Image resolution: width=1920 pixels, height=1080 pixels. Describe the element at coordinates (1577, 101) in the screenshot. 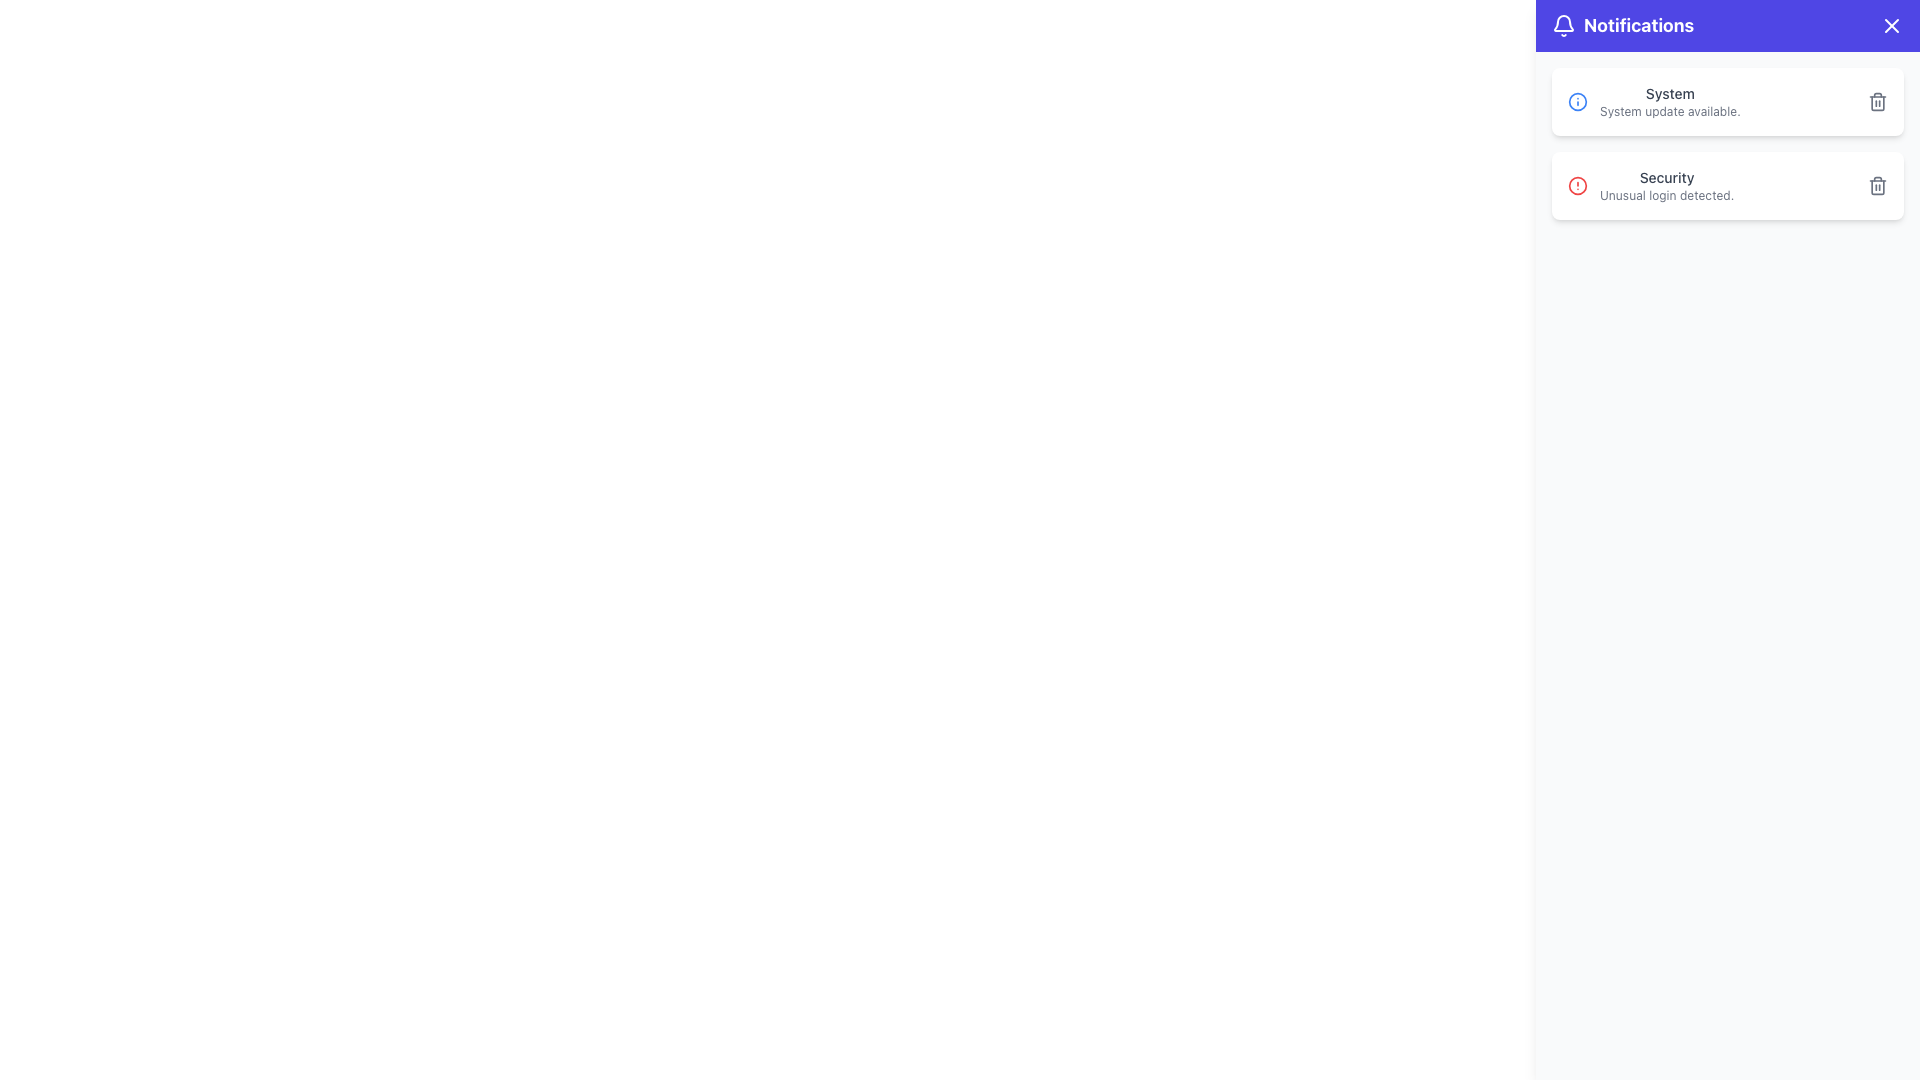

I see `the circular part of the notification icon in the top-right section of the notifications interface` at that location.